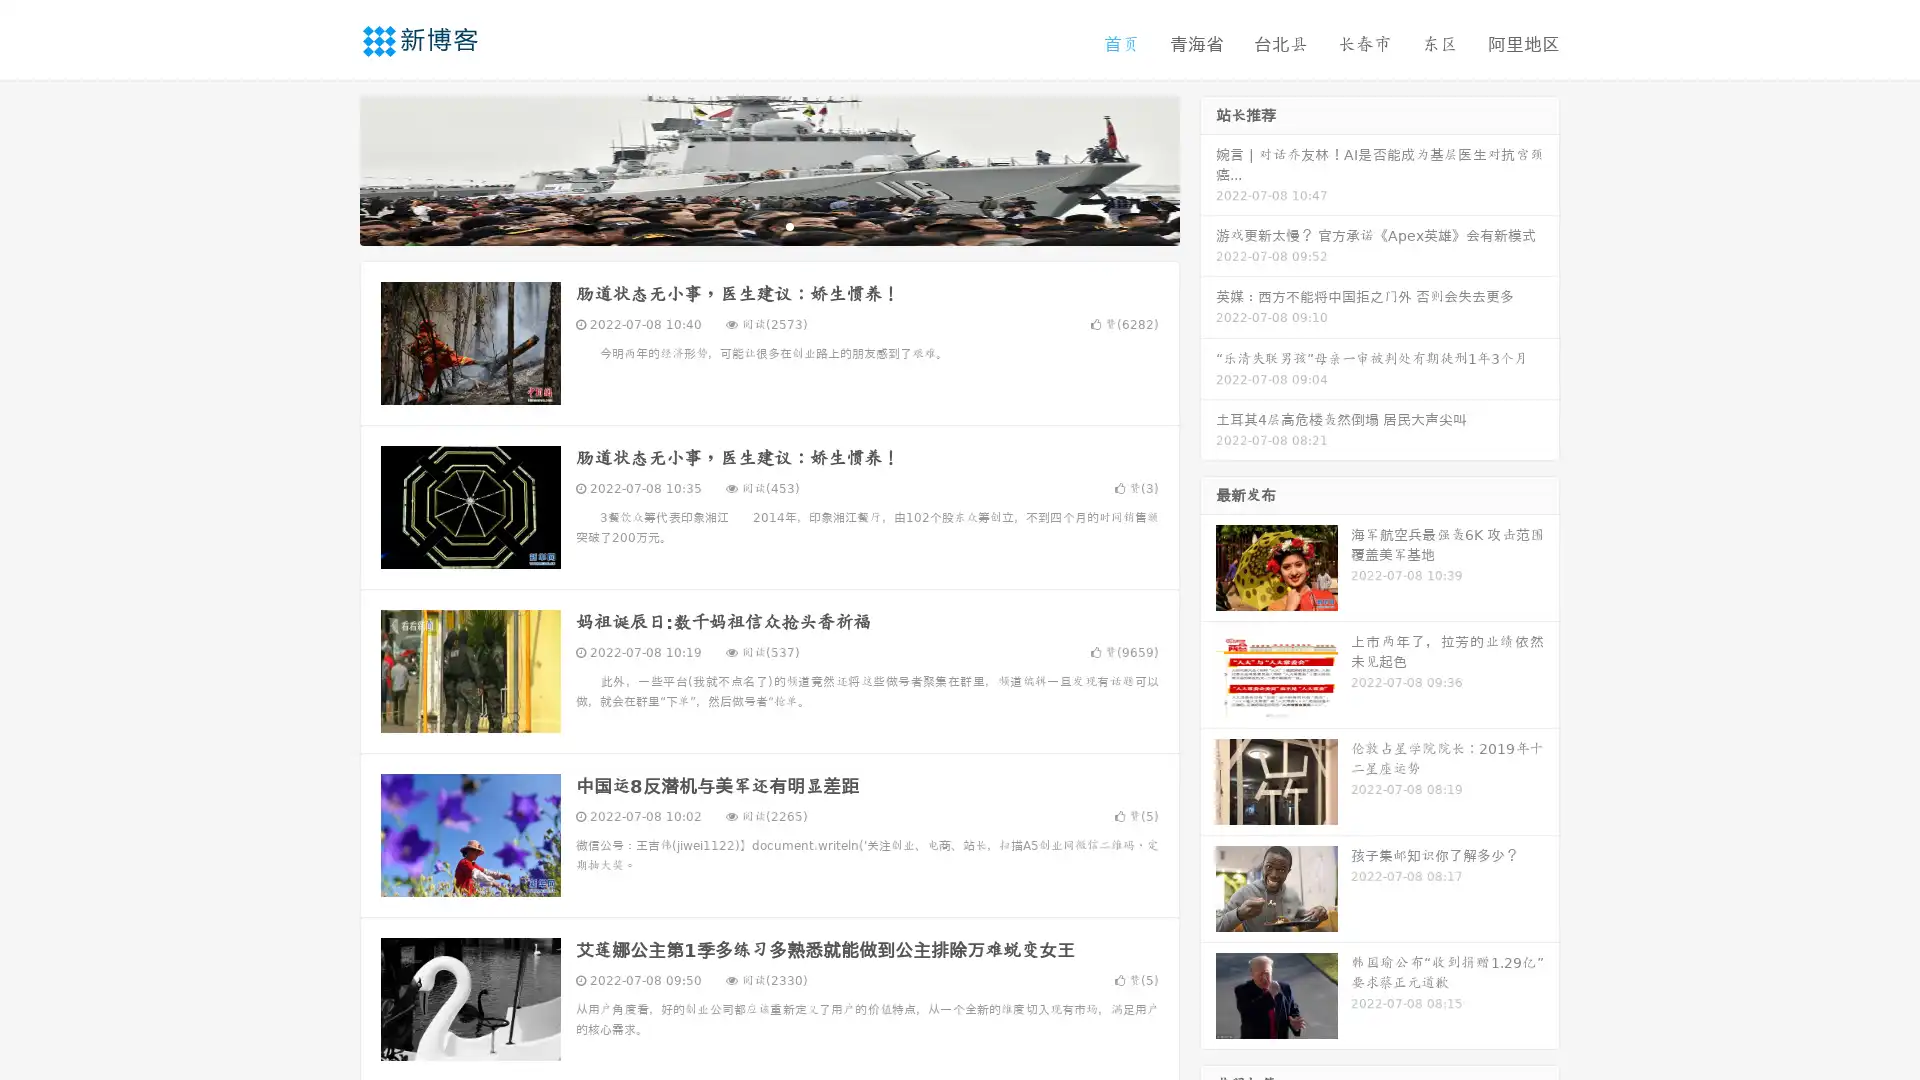  I want to click on Go to slide 2, so click(768, 225).